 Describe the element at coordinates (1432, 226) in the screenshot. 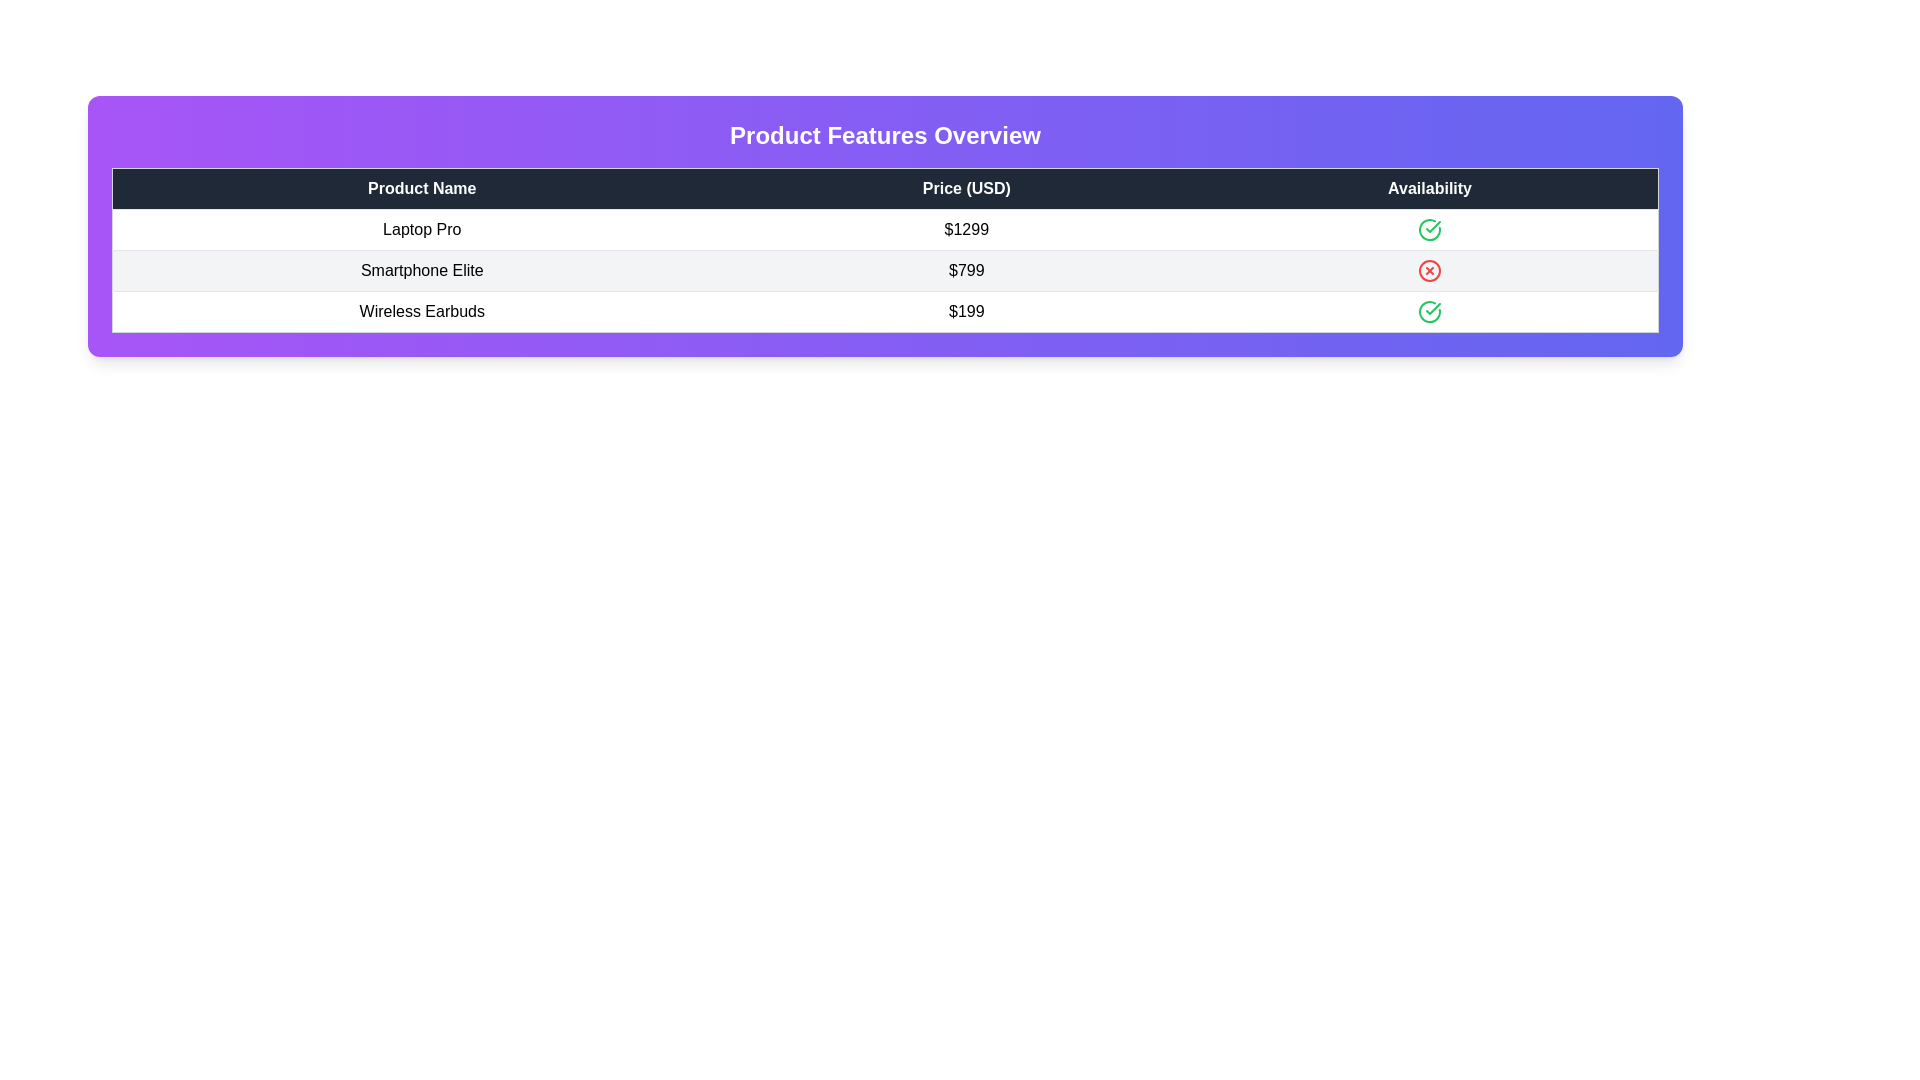

I see `the green checkmark icon in the 'Availability' column for 'Wireless Earbuds' to indicate a positive state` at that location.